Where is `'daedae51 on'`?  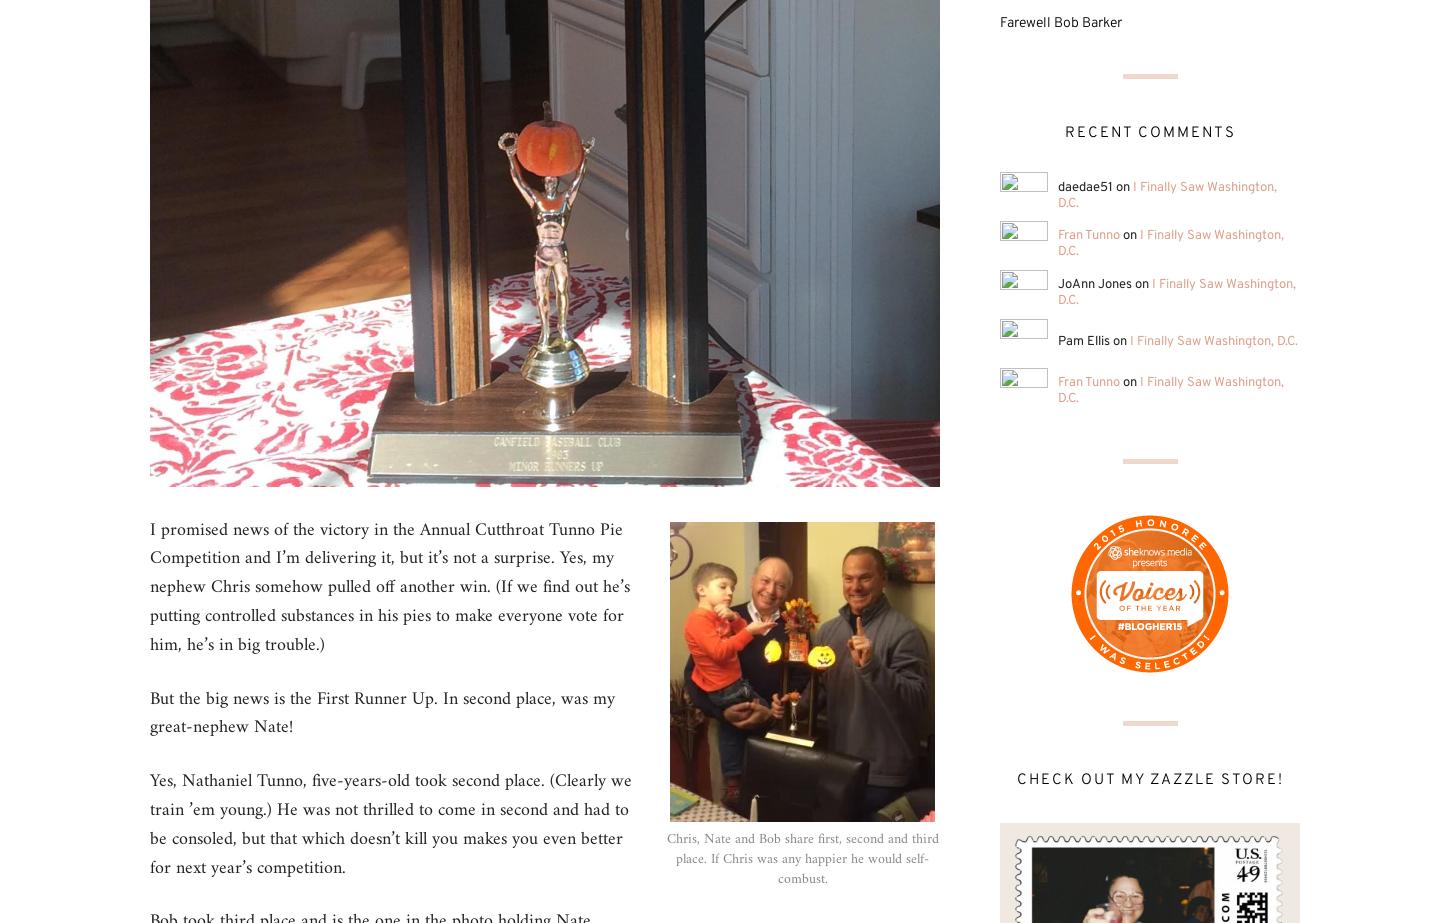 'daedae51 on' is located at coordinates (1094, 188).